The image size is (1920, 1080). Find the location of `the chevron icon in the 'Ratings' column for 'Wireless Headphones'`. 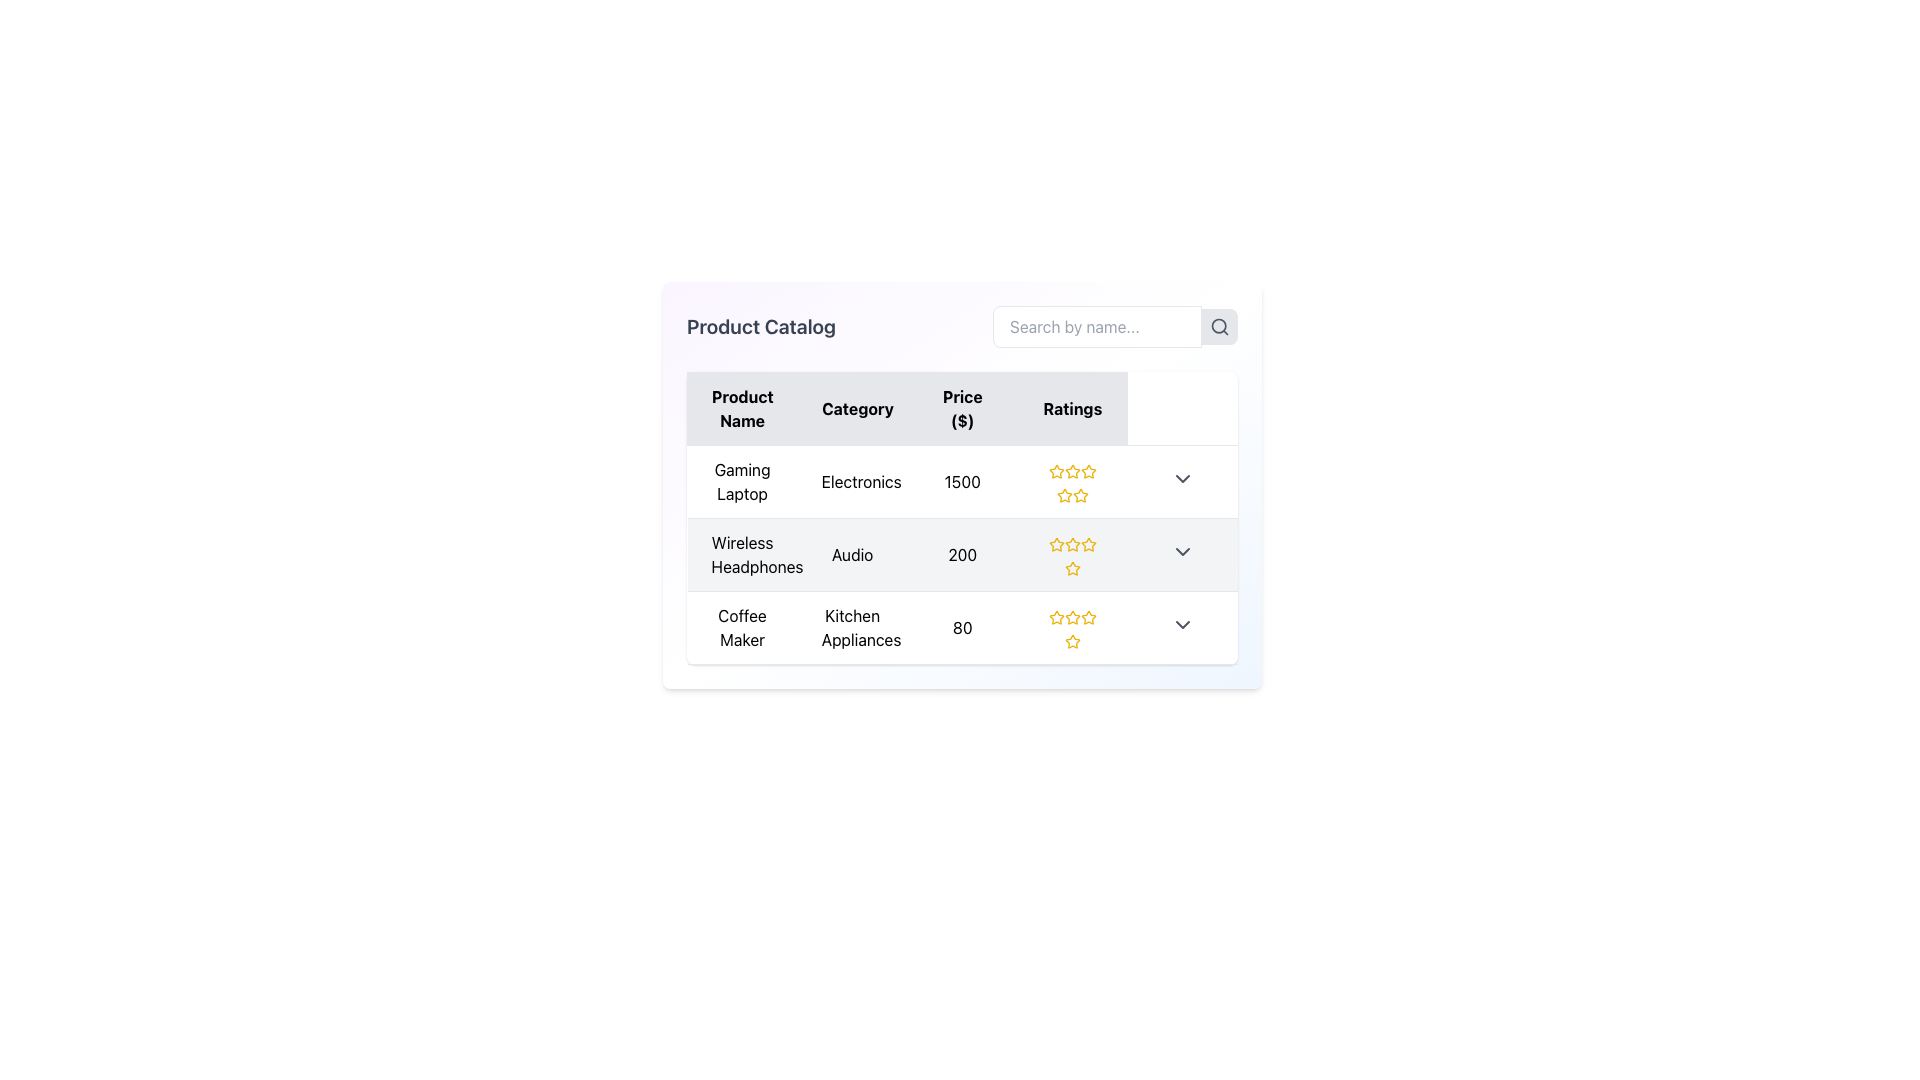

the chevron icon in the 'Ratings' column for 'Wireless Headphones' is located at coordinates (1182, 551).